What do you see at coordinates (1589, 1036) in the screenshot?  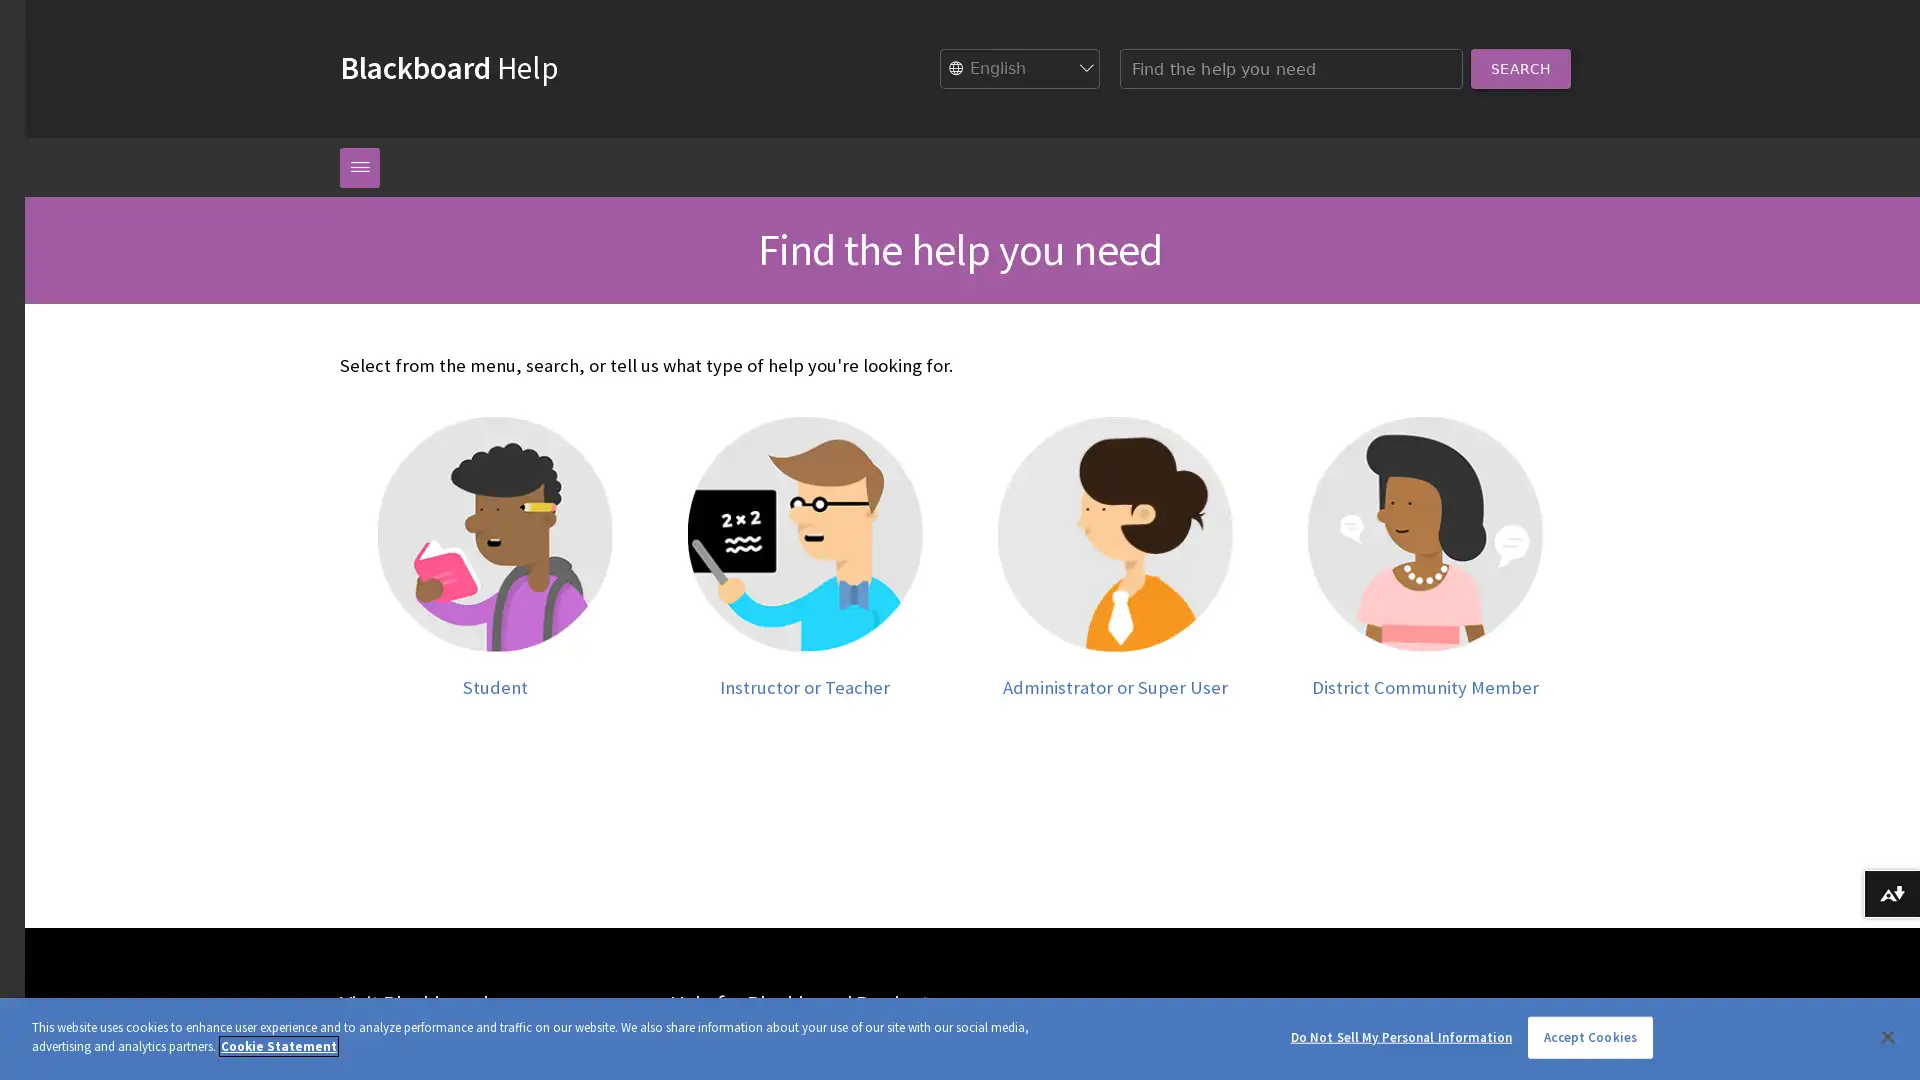 I see `Accept Cookies` at bounding box center [1589, 1036].